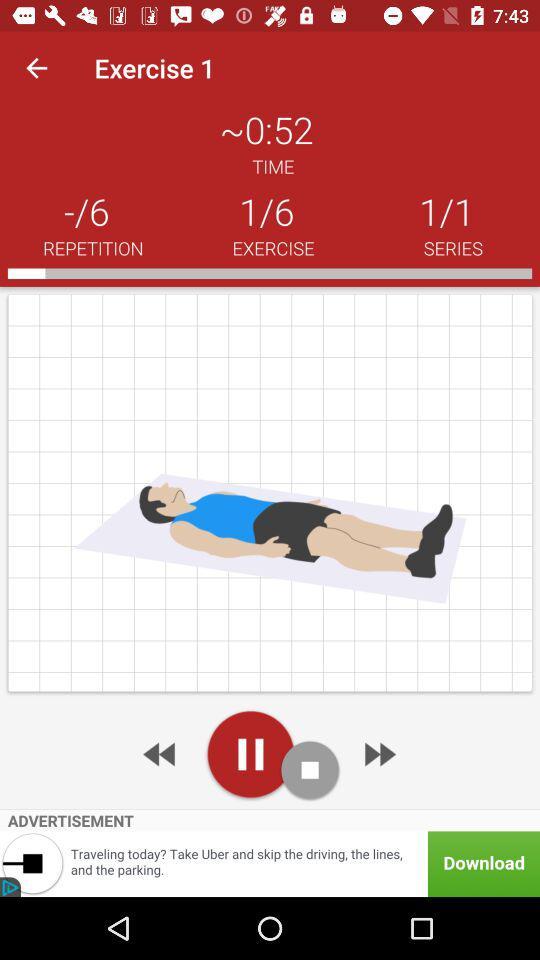 This screenshot has height=960, width=540. What do you see at coordinates (270, 863) in the screenshot?
I see `visit advertiser website` at bounding box center [270, 863].